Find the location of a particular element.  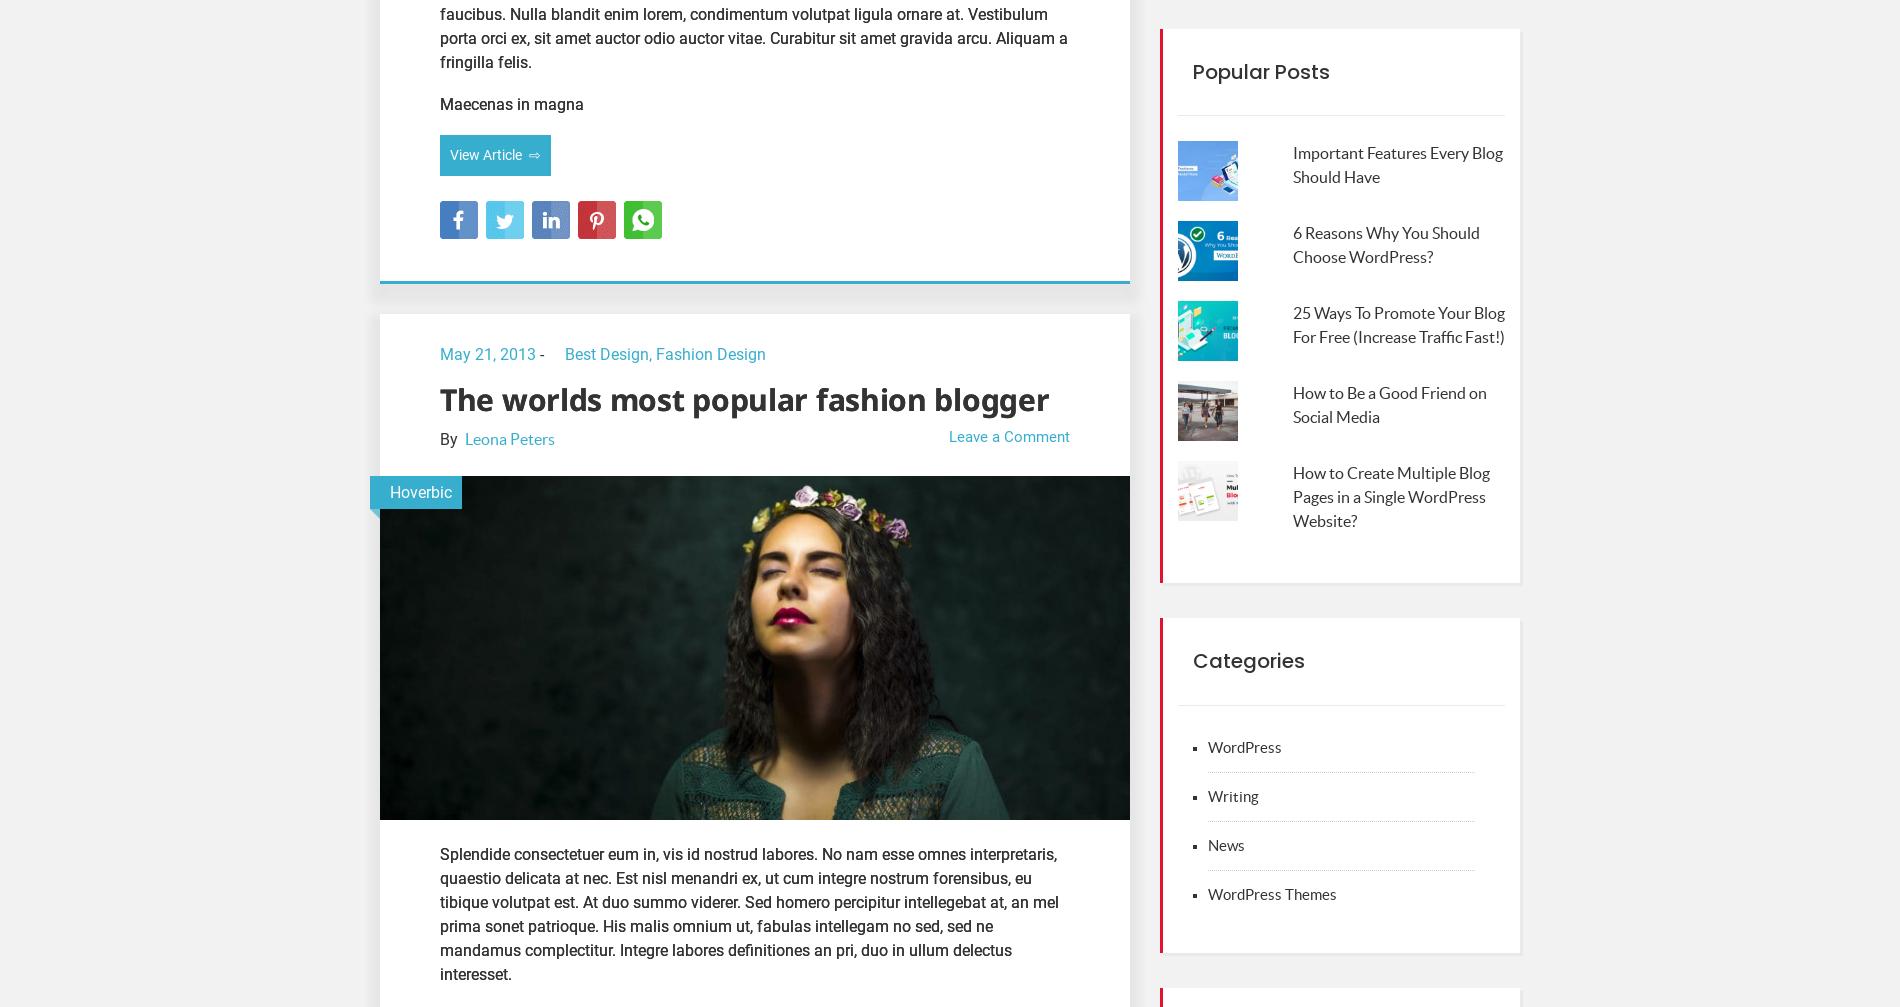

'Leave a Comment' is located at coordinates (1009, 436).